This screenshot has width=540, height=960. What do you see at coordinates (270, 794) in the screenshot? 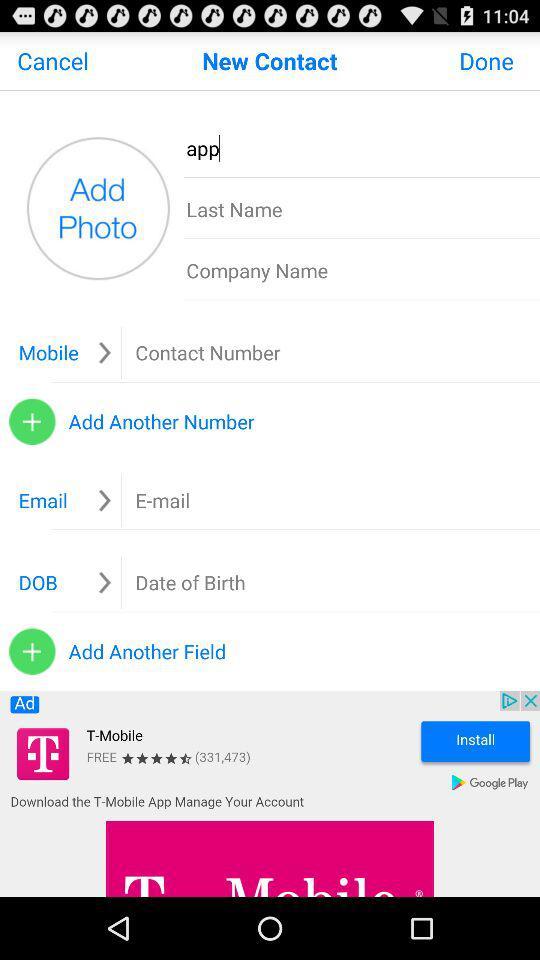
I see `install app` at bounding box center [270, 794].